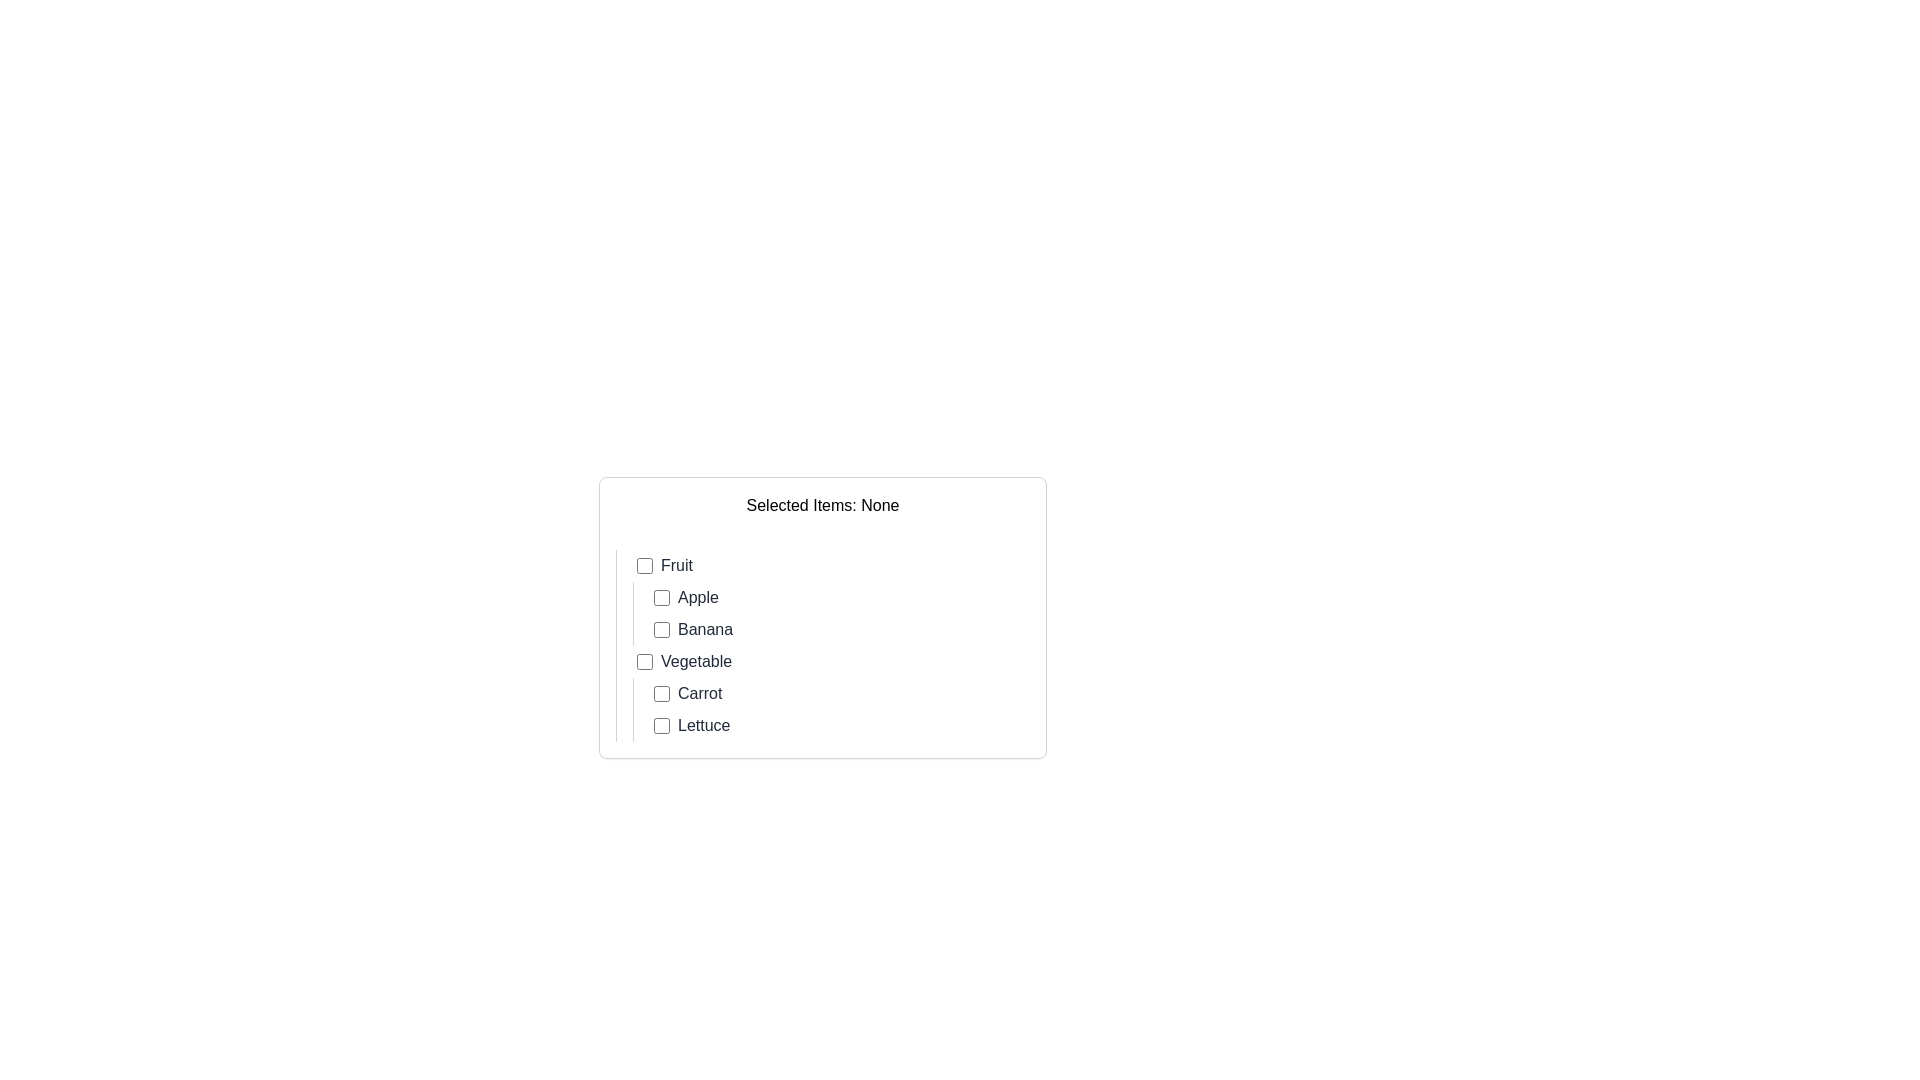 The height and width of the screenshot is (1080, 1920). I want to click on the blue square checkbox located to the left of the text 'Vegetable', so click(644, 662).